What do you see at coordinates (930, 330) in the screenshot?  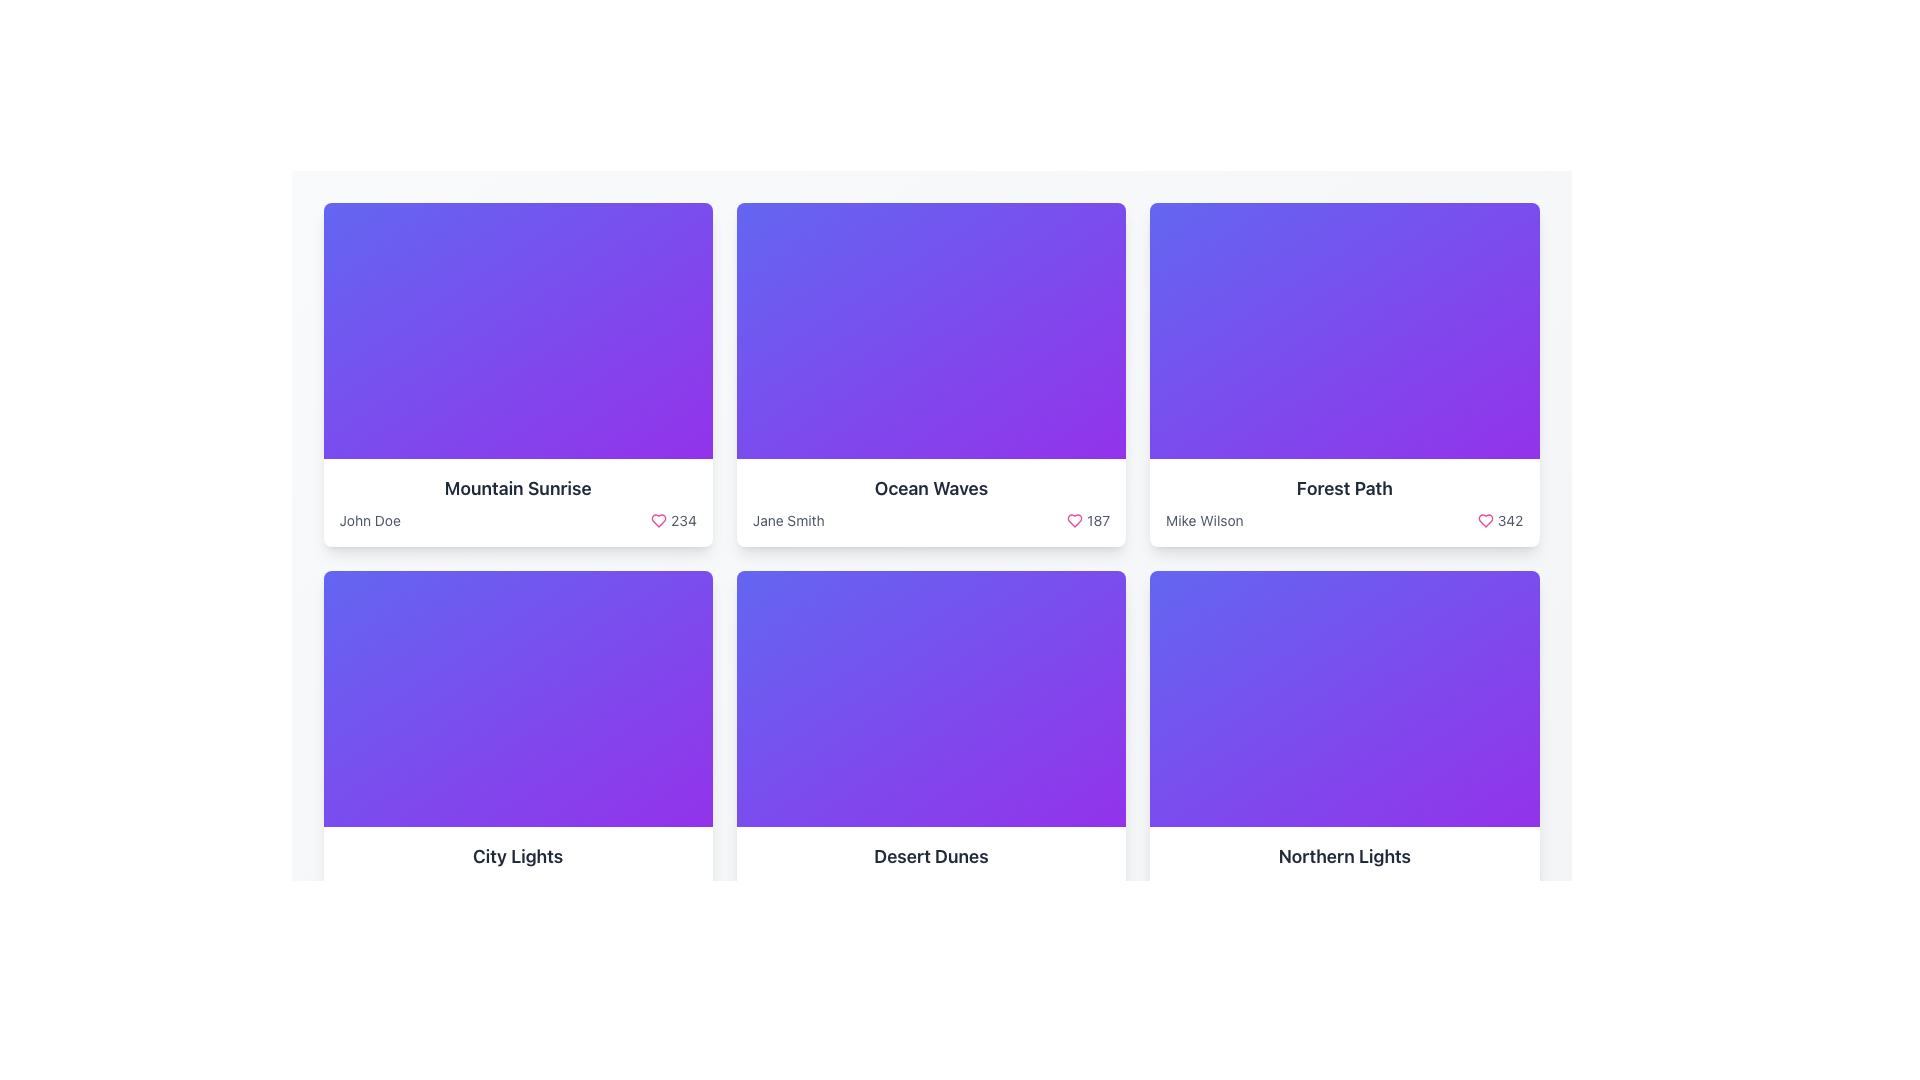 I see `the visual placeholder element with a gradient background in the 'Ocean Waves' card, which has rounded corners and occupies most of the card space` at bounding box center [930, 330].